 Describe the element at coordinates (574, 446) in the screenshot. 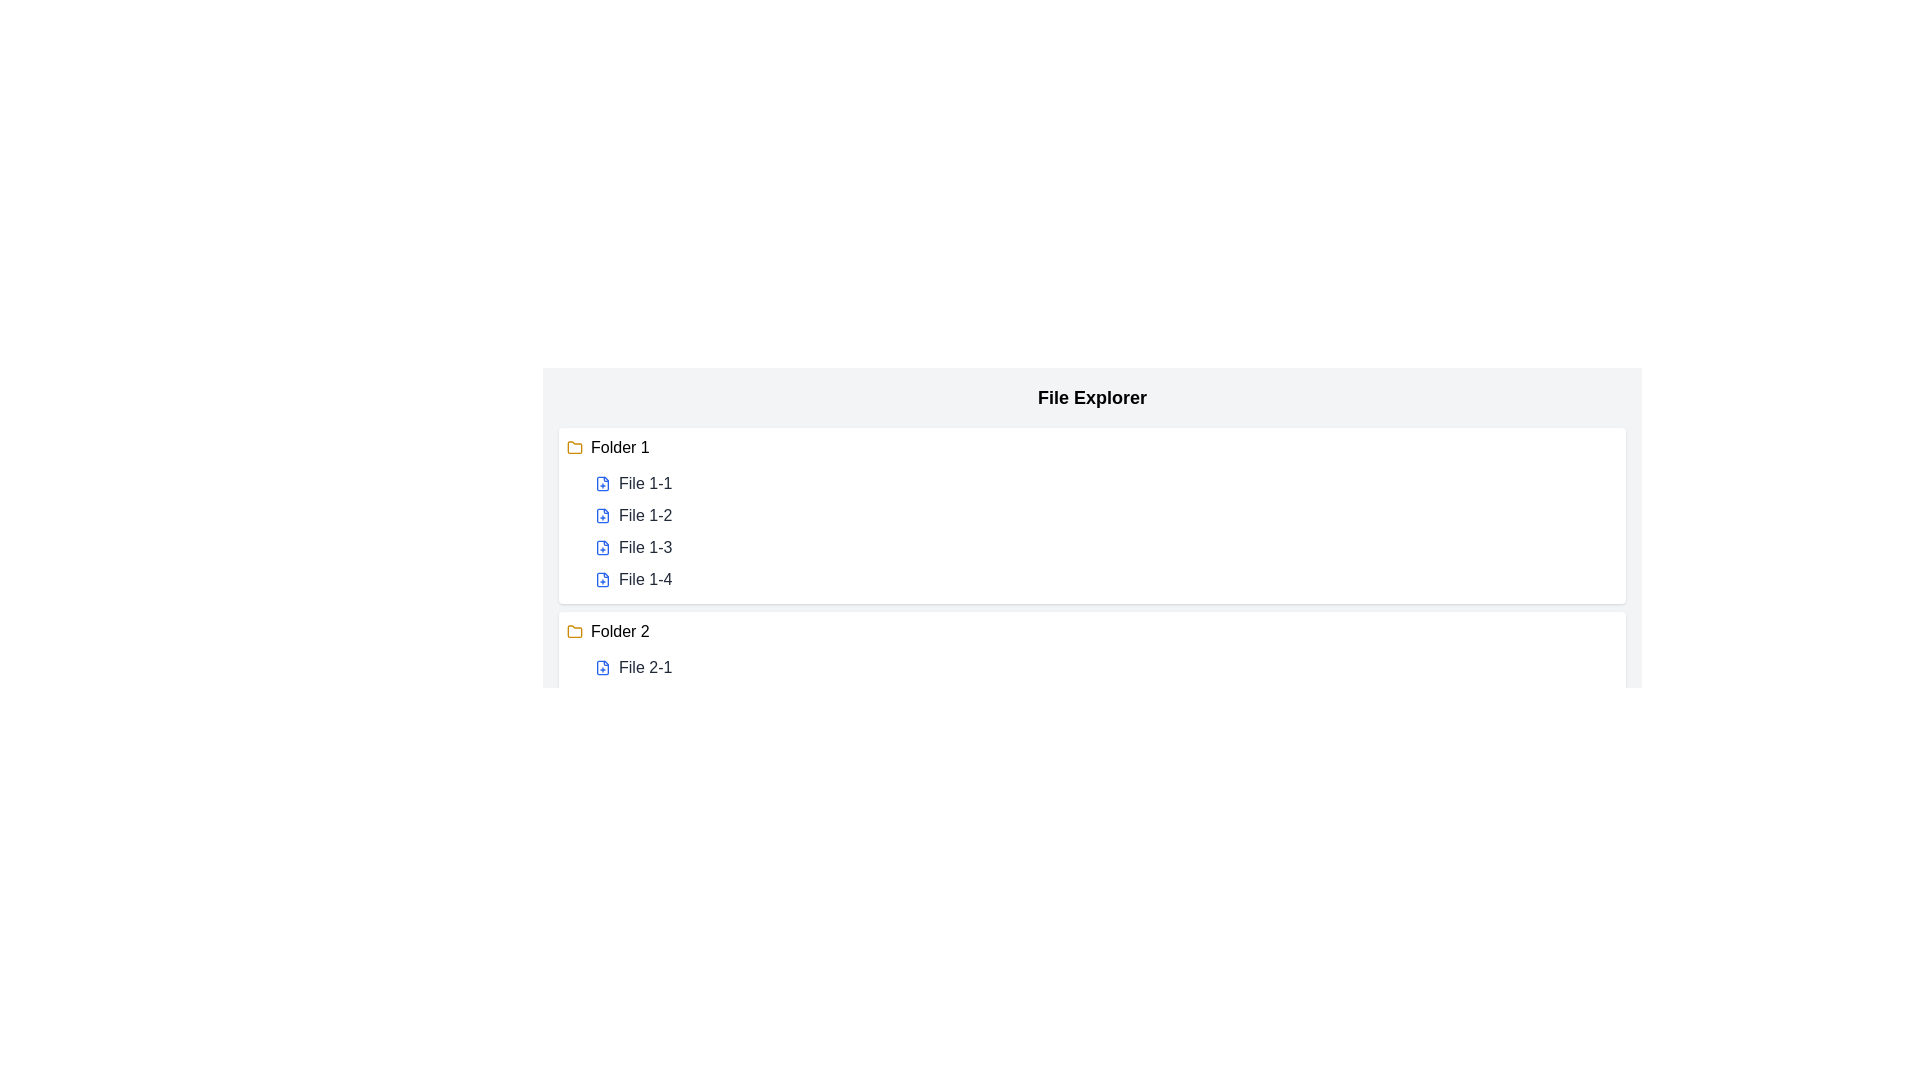

I see `the folder icon located at the top entry of the file list, which is the leftmost component in the row labeled 'Folder 1'` at that location.